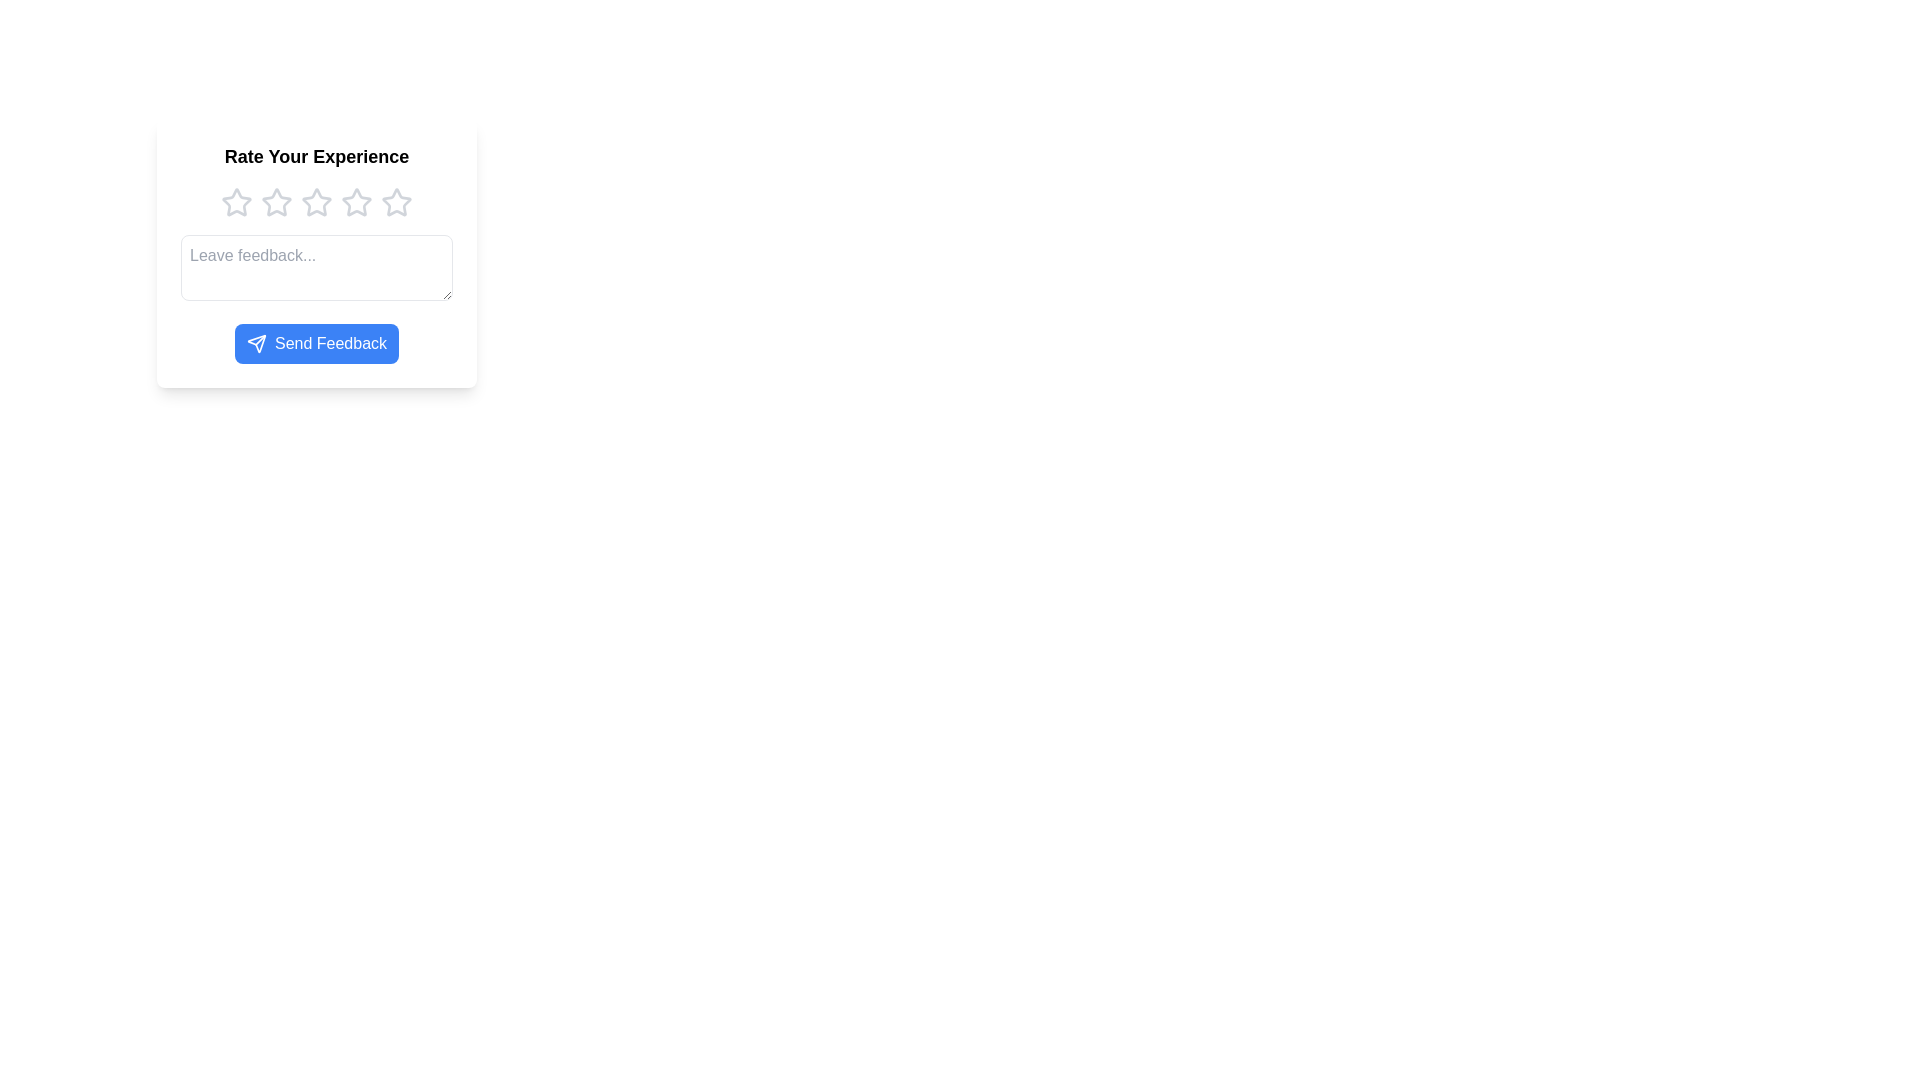 This screenshot has height=1080, width=1920. What do you see at coordinates (276, 202) in the screenshot?
I see `the second interactive star icon in the rating widget` at bounding box center [276, 202].